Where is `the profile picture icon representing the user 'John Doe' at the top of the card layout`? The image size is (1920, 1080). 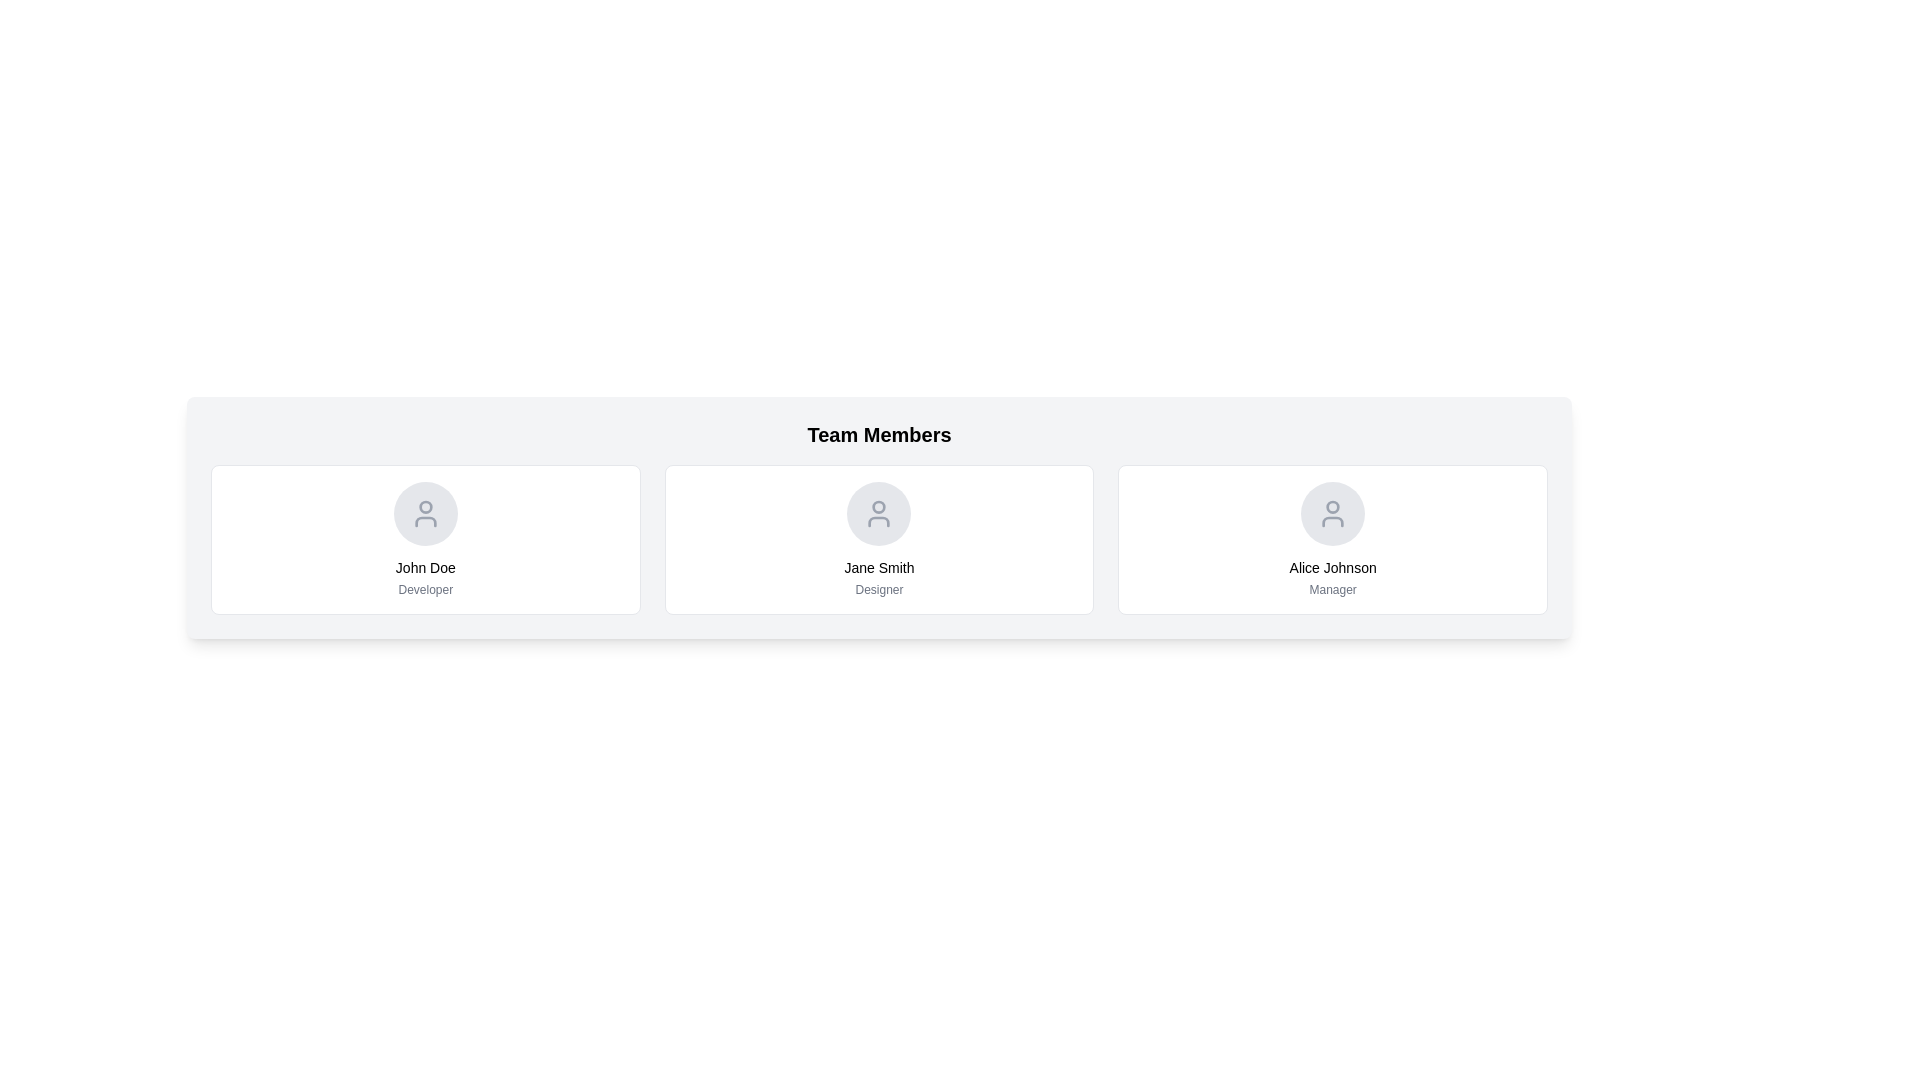
the profile picture icon representing the user 'John Doe' at the top of the card layout is located at coordinates (424, 512).